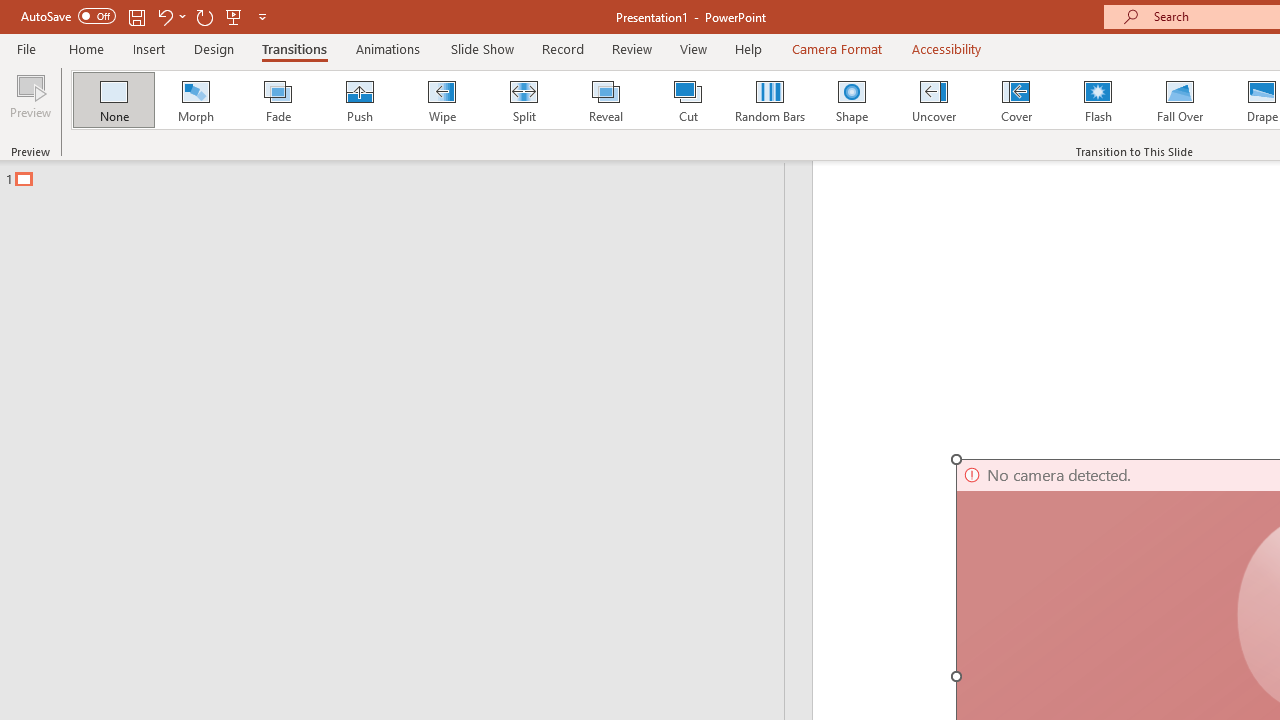  I want to click on 'Cover', so click(1016, 100).